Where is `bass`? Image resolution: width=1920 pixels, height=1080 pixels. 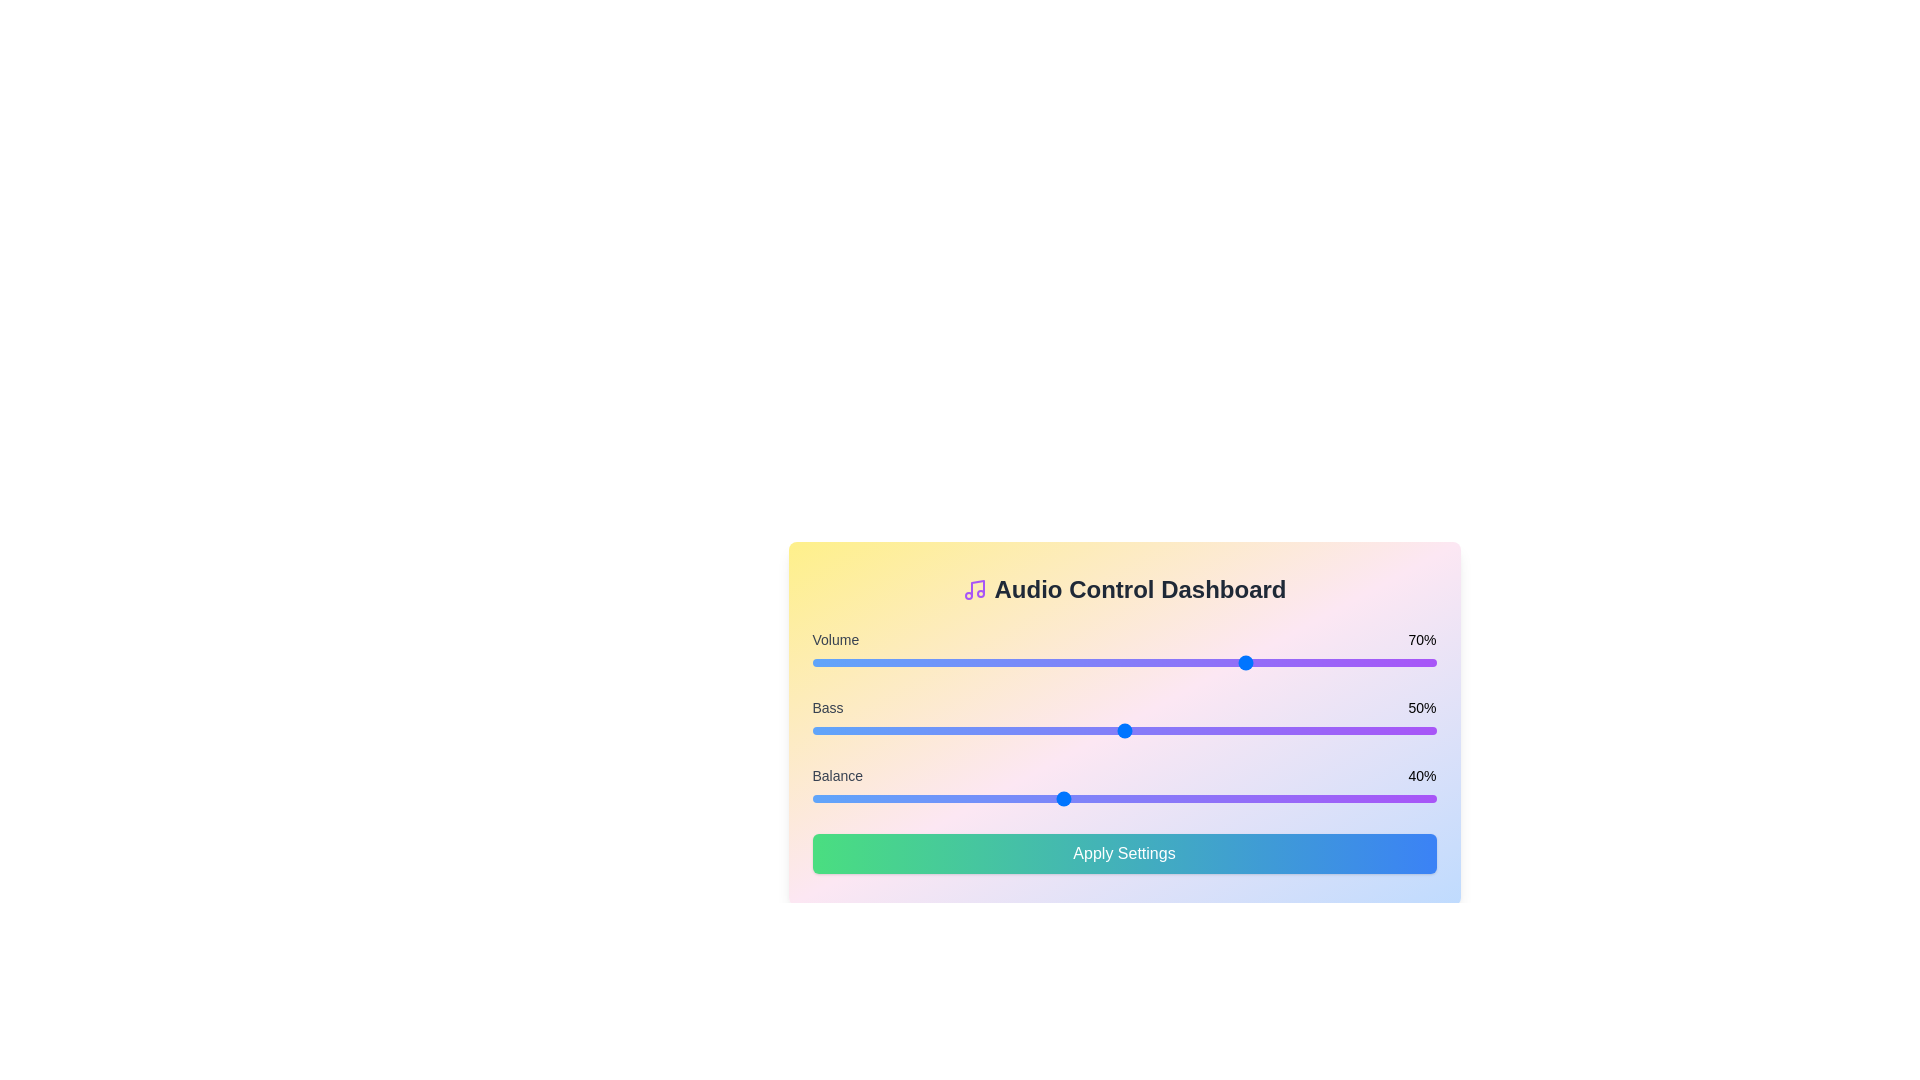 bass is located at coordinates (905, 731).